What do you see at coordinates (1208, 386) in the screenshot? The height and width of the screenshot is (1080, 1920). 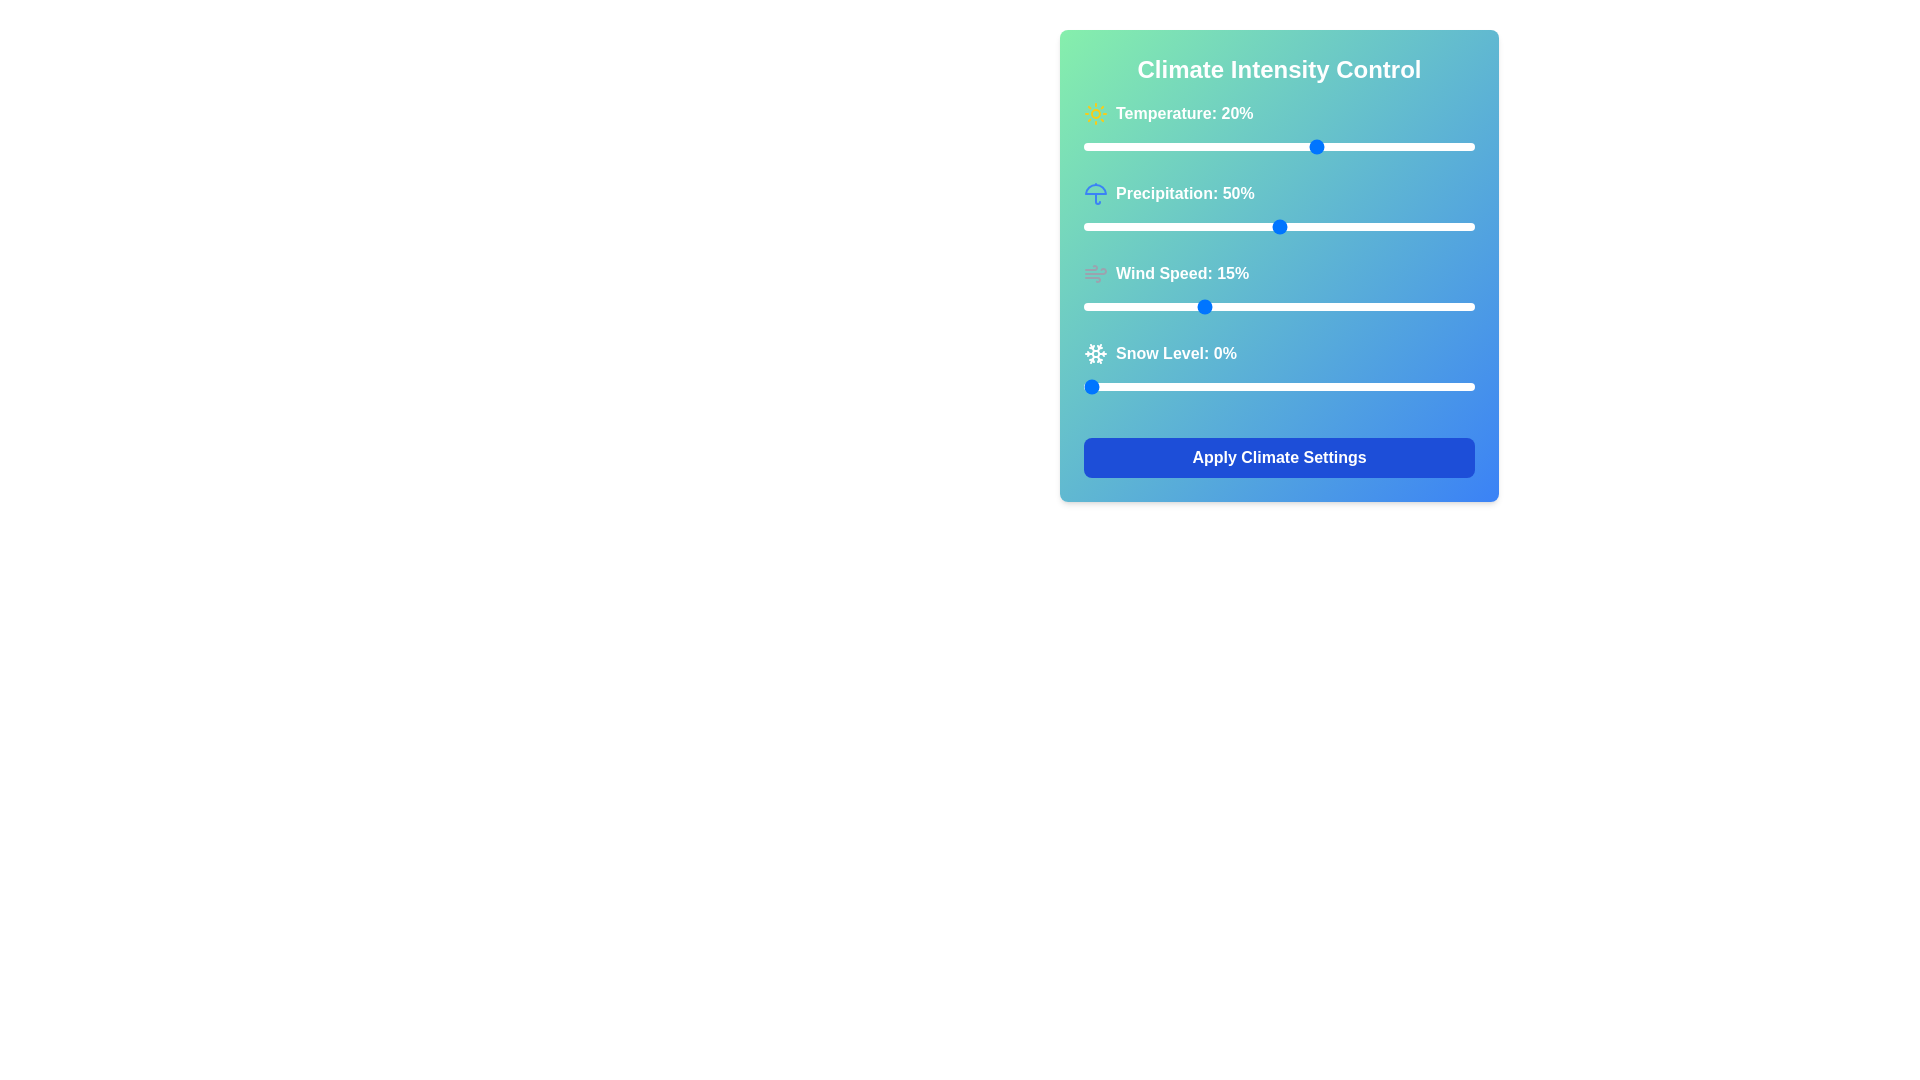 I see `the snow level` at bounding box center [1208, 386].